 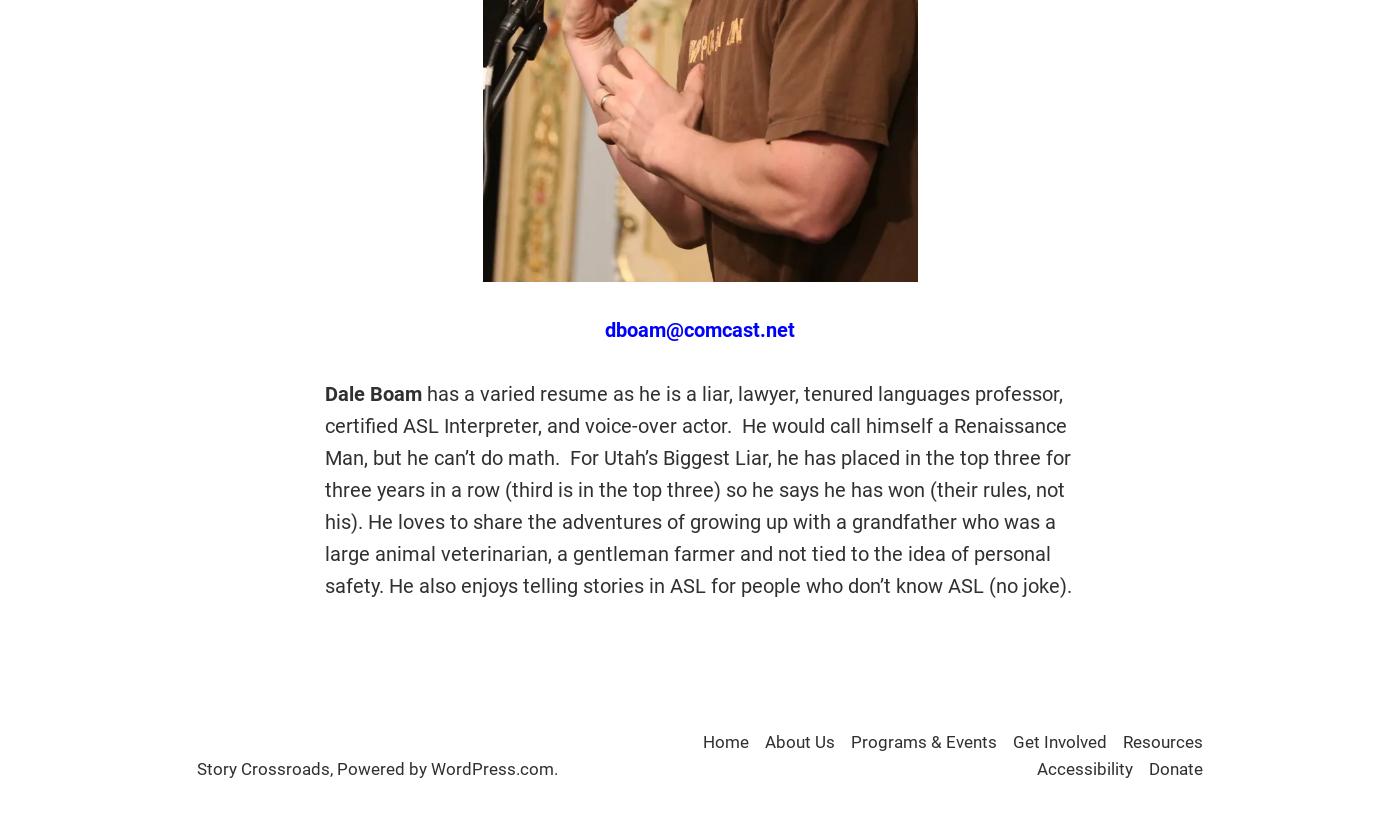 What do you see at coordinates (924, 741) in the screenshot?
I see `'Programs & Events'` at bounding box center [924, 741].